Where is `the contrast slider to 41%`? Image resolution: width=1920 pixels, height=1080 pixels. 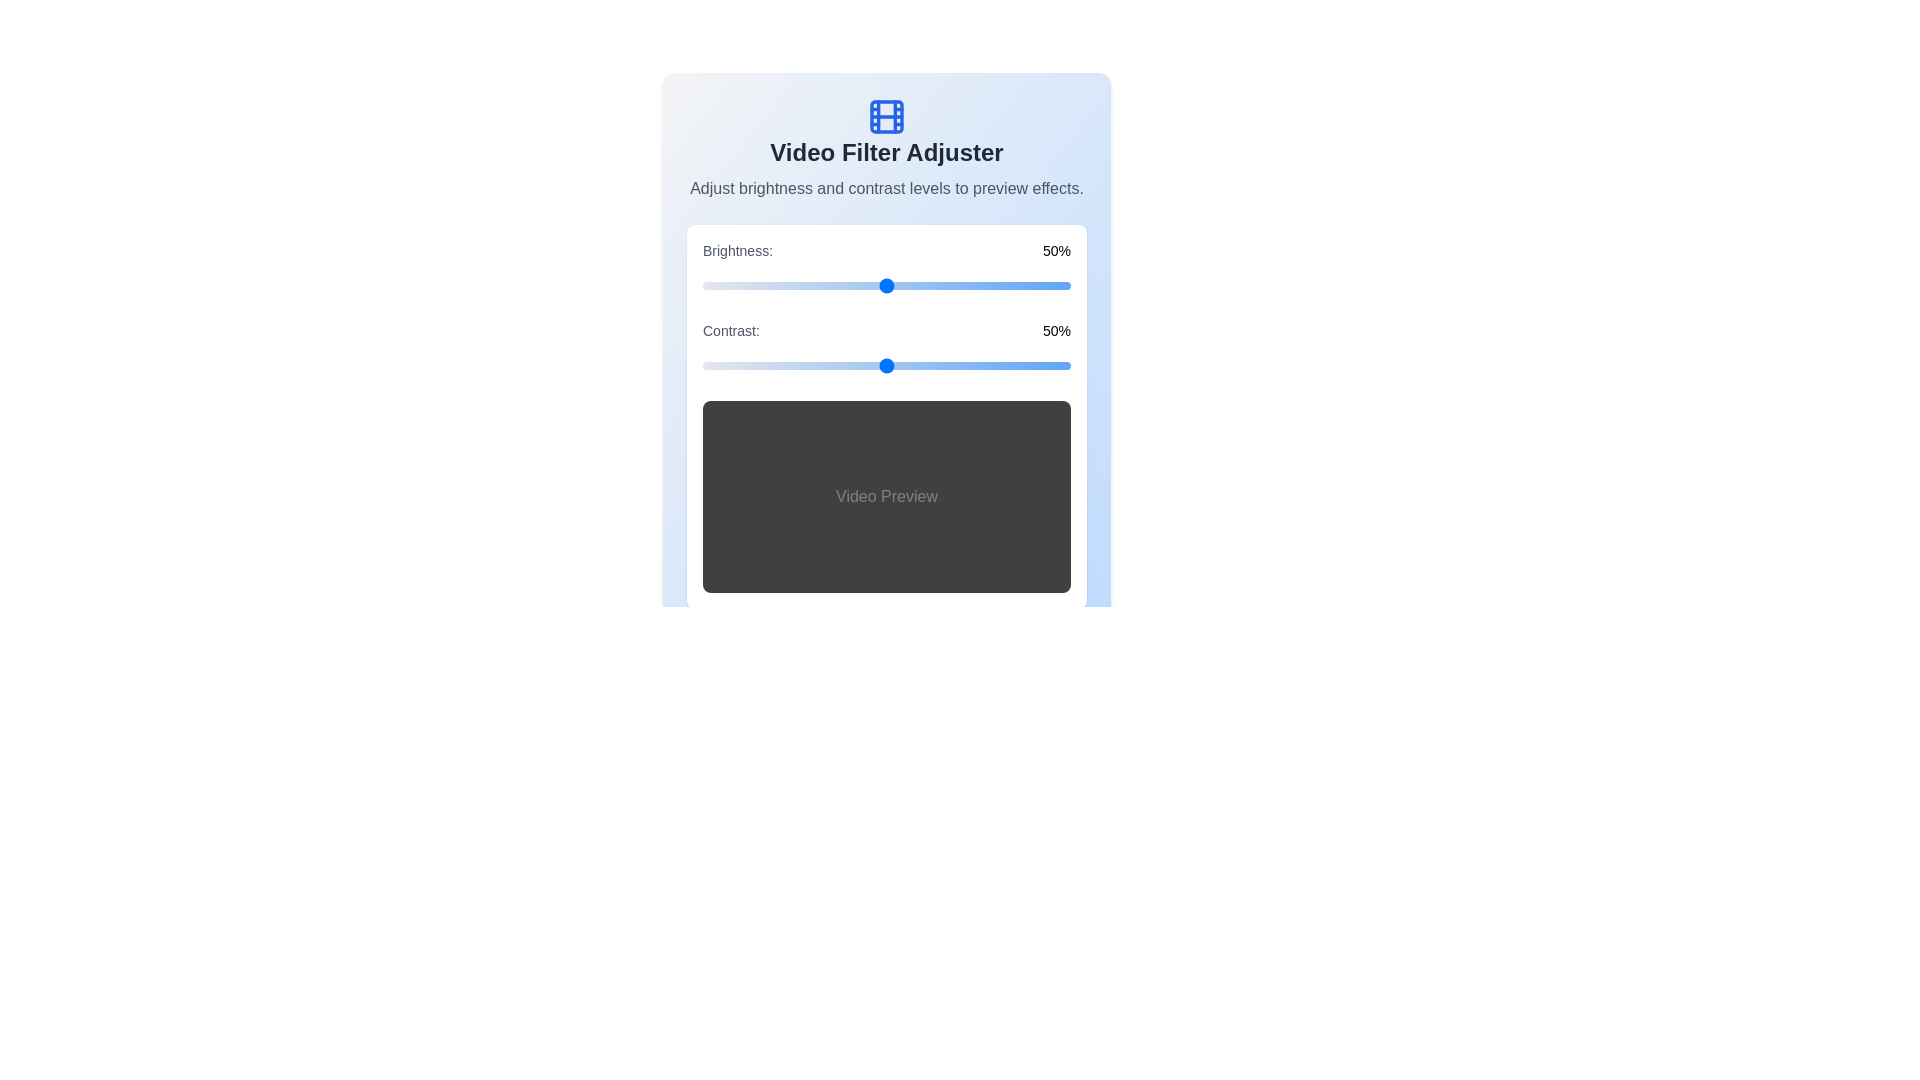 the contrast slider to 41% is located at coordinates (853, 366).